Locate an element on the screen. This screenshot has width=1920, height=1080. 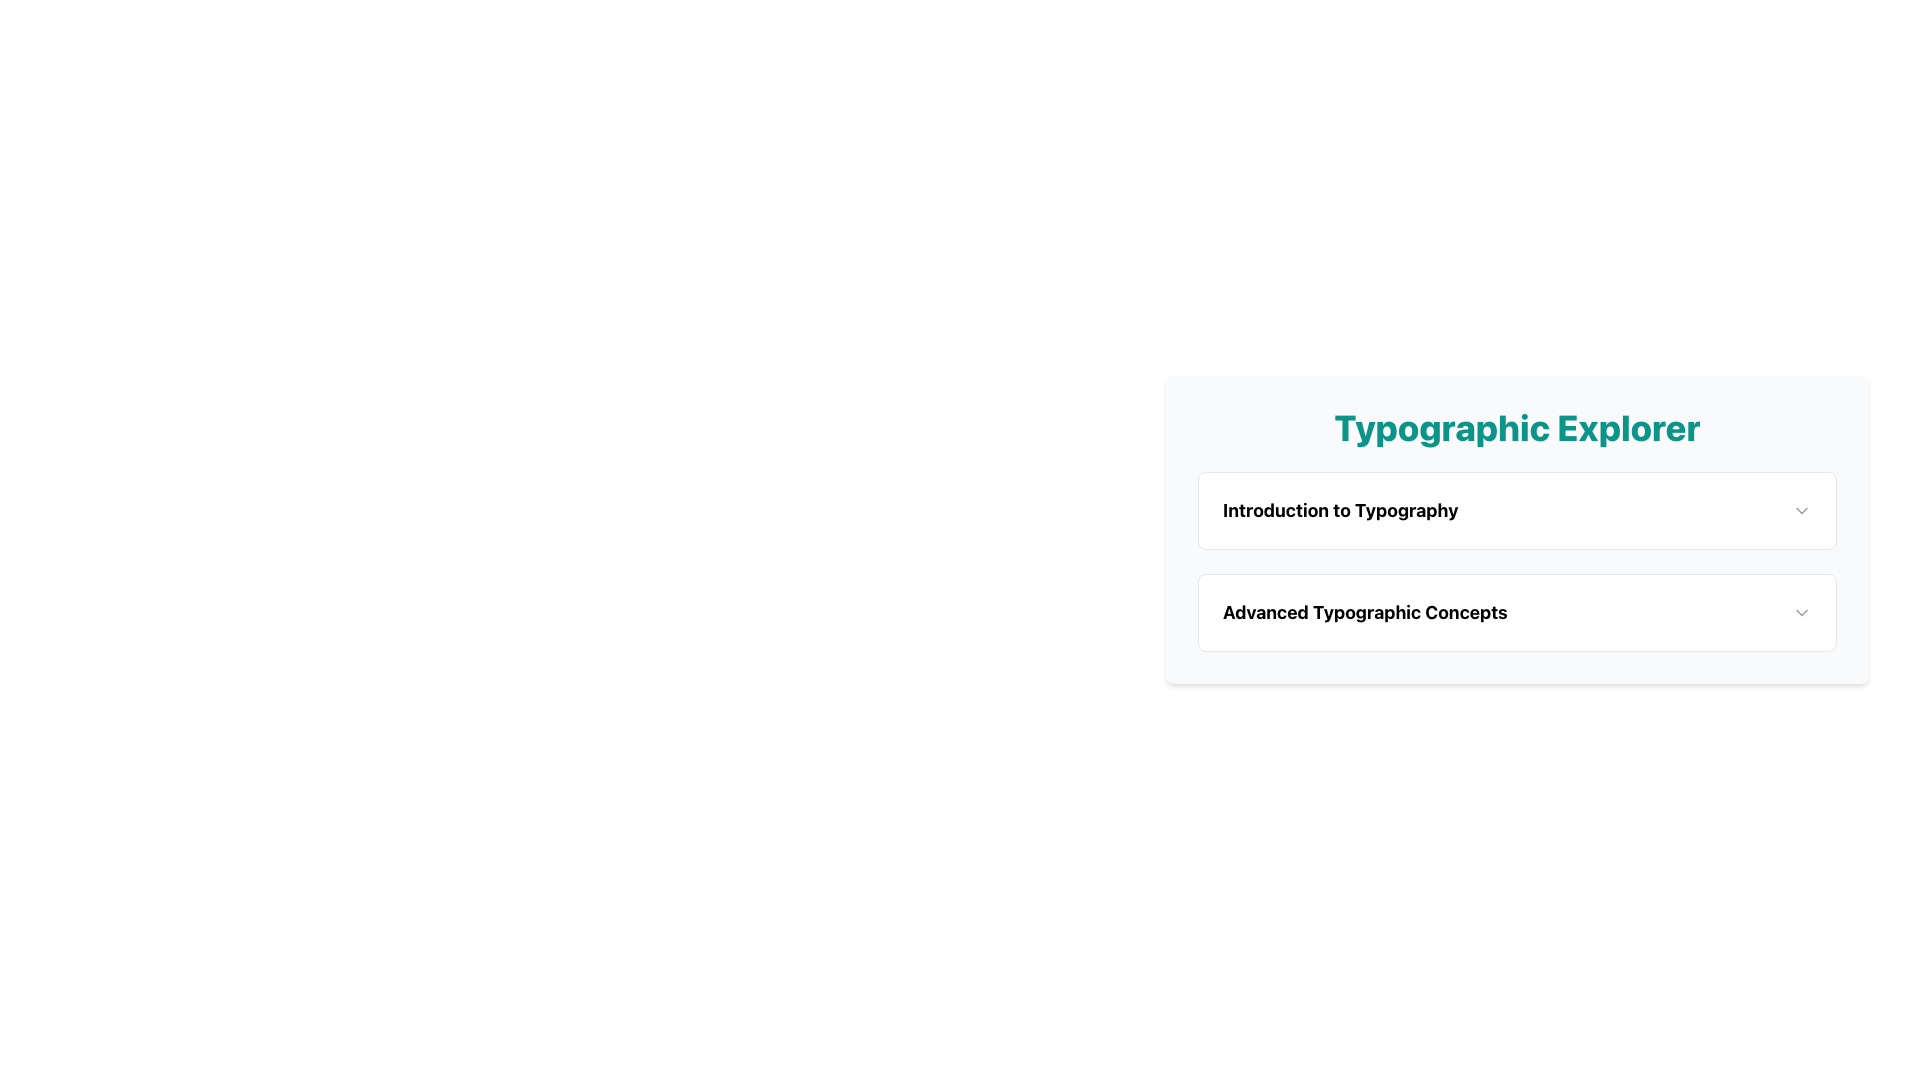
on the expandable list item for 'Introduction is located at coordinates (1517, 509).